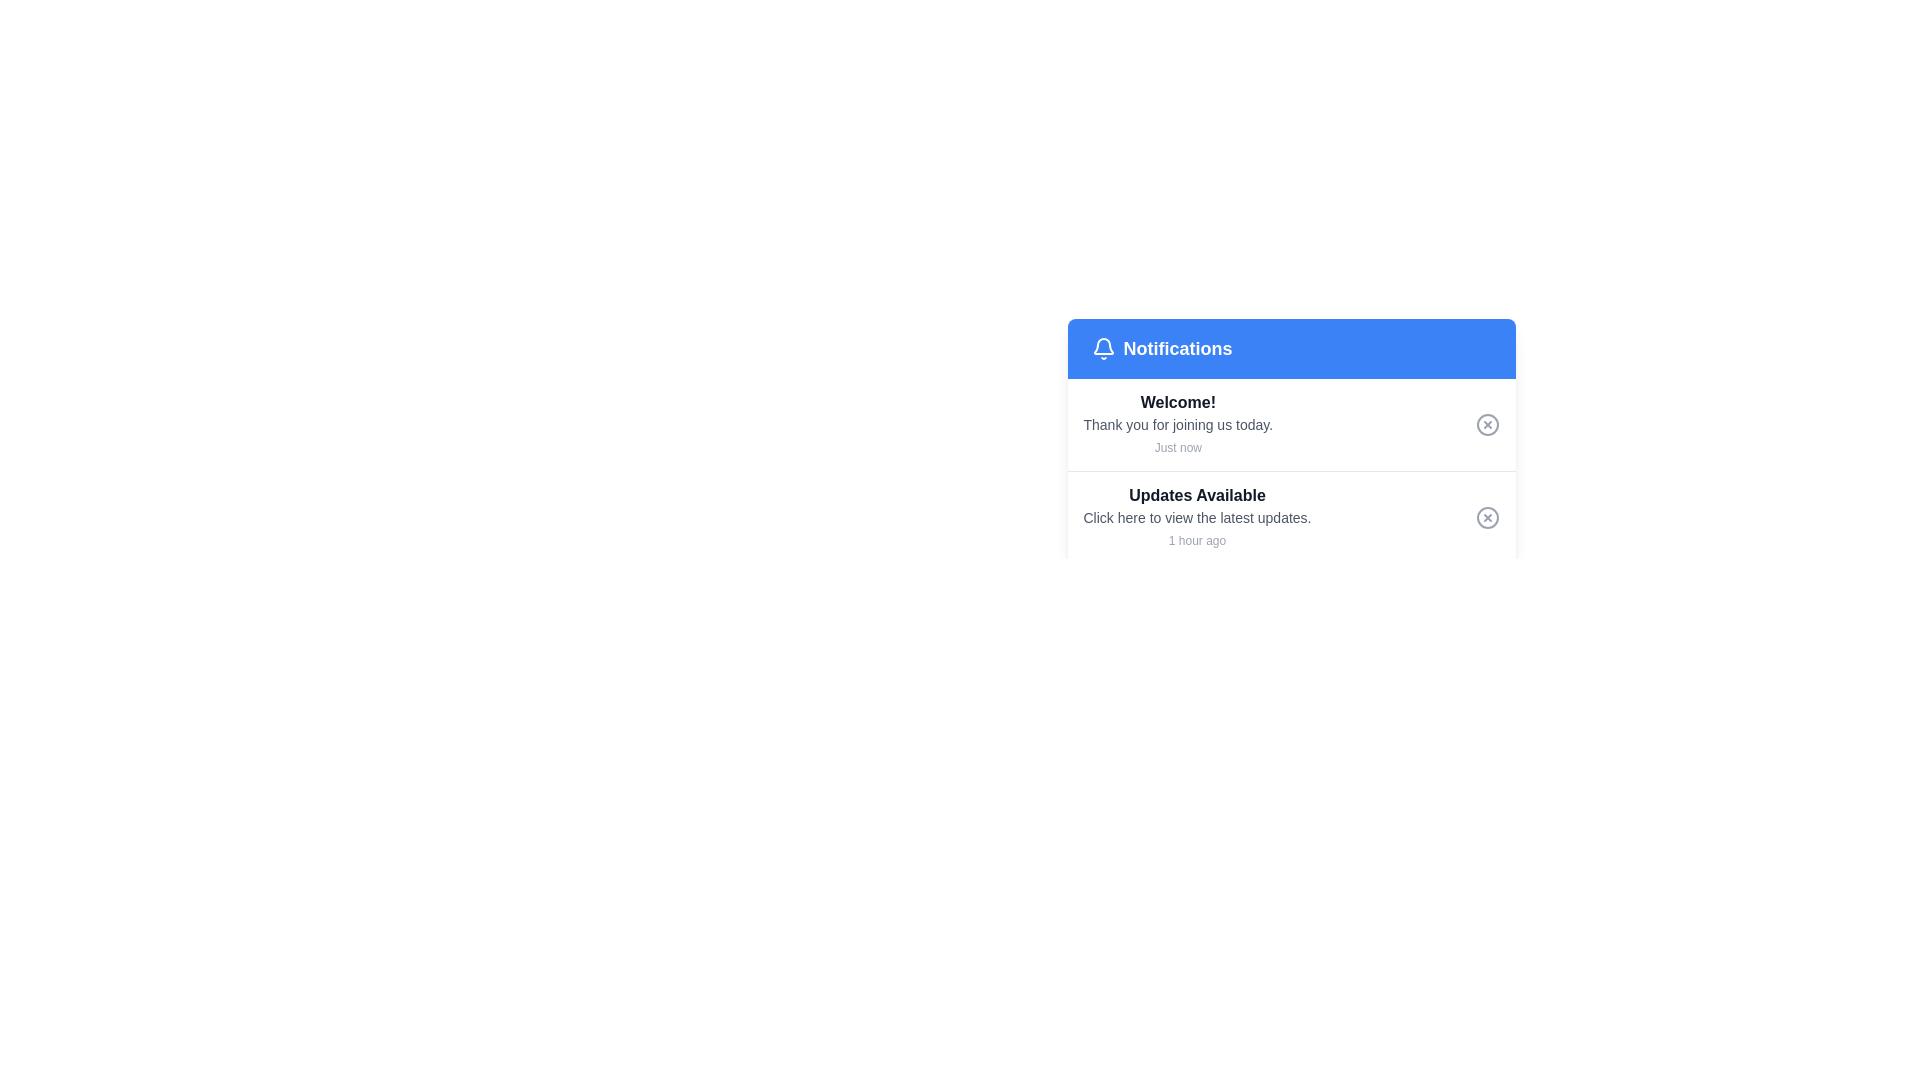  What do you see at coordinates (1178, 446) in the screenshot?
I see `the text label reading 'Just now'` at bounding box center [1178, 446].